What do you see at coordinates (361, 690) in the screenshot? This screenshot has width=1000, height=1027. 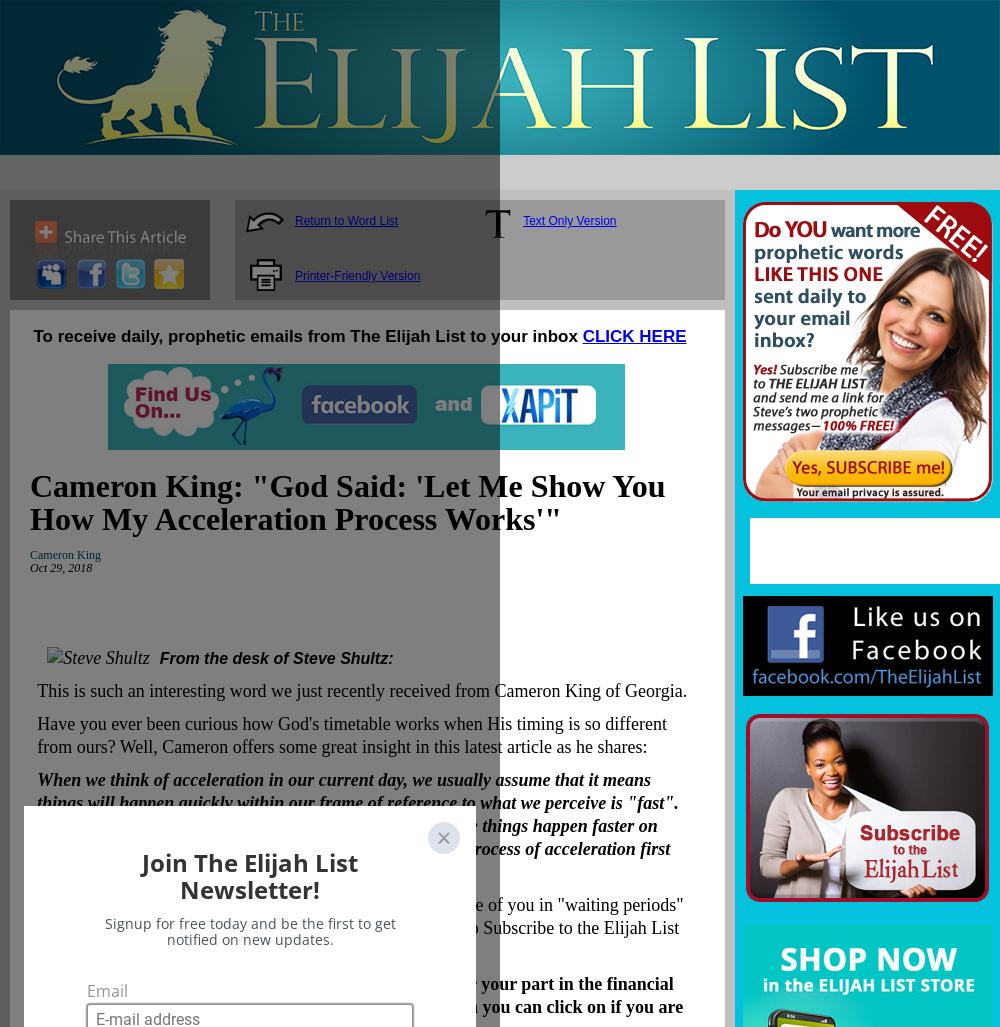 I see `'This is such an interesting word we just recently received from Cameron King of Georgia.'` at bounding box center [361, 690].